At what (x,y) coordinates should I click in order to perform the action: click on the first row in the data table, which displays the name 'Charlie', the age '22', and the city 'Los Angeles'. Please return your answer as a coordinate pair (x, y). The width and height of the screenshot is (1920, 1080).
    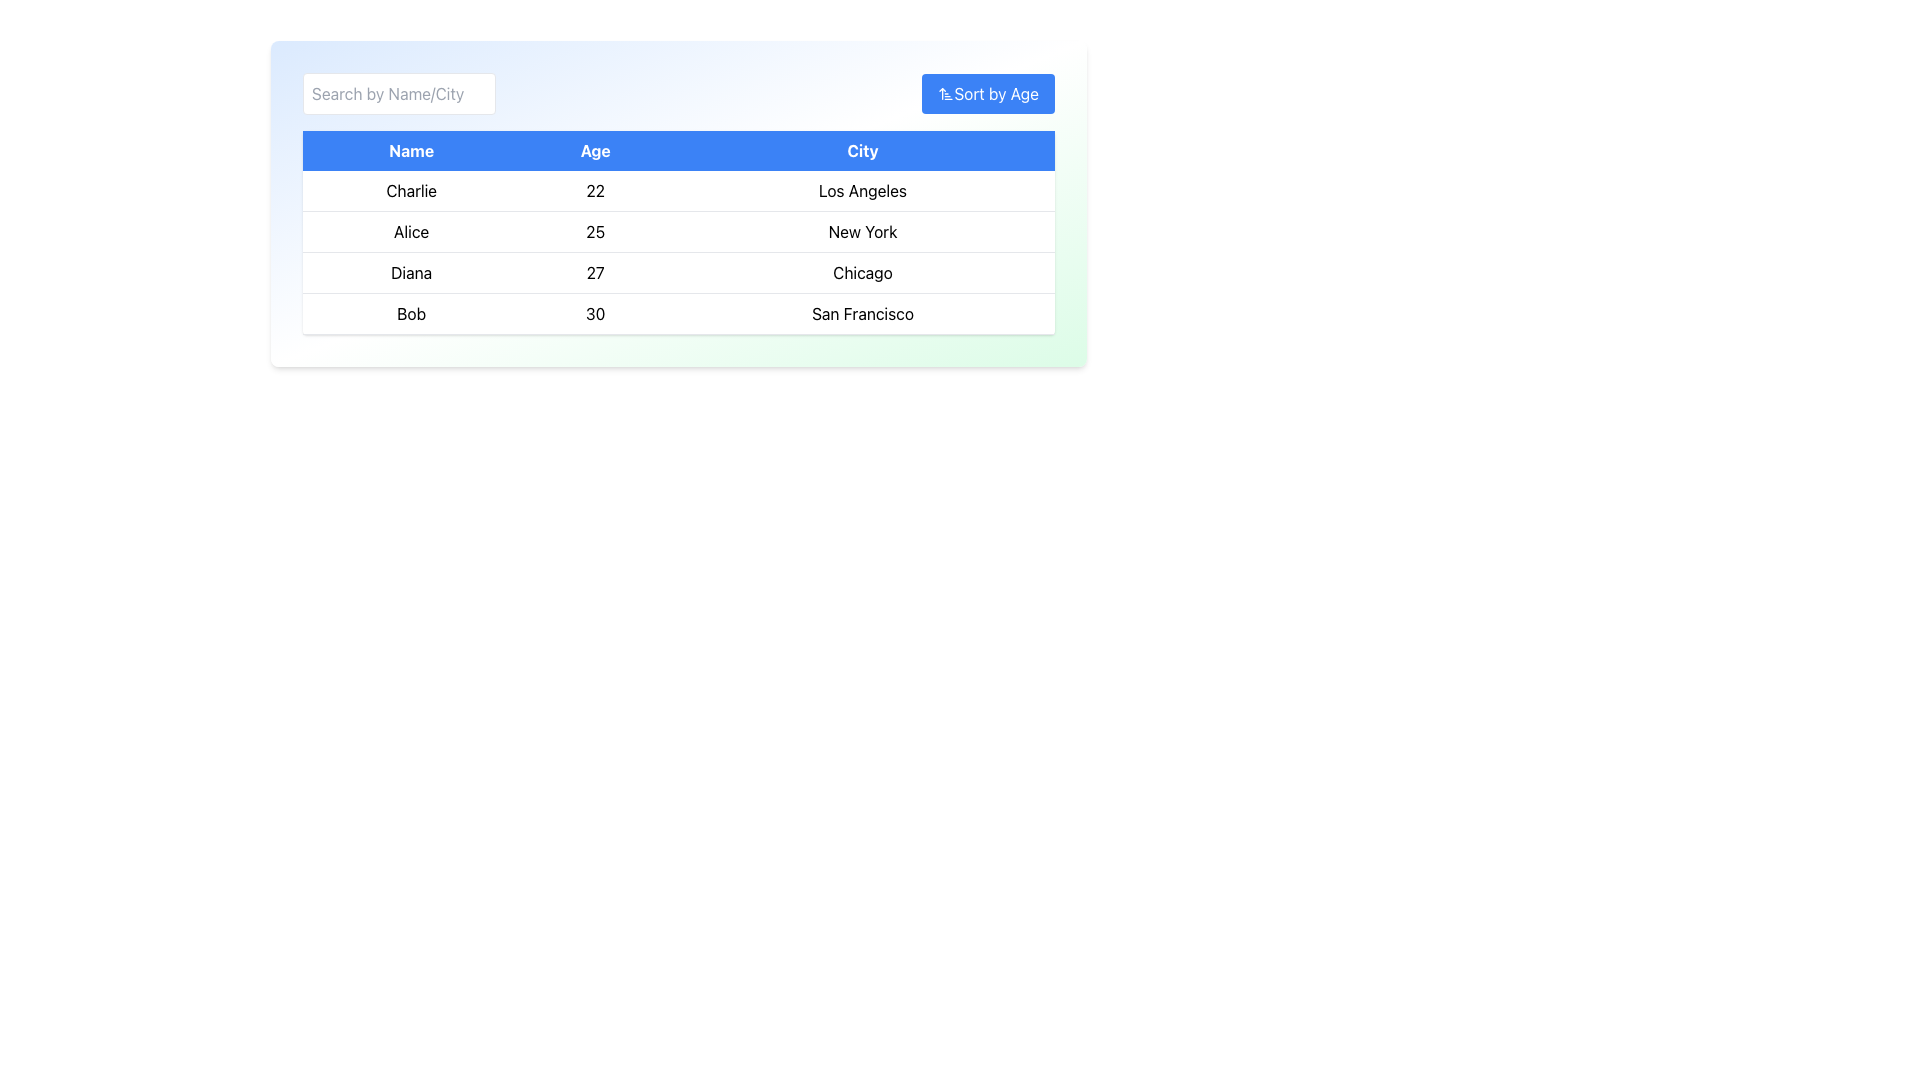
    Looking at the image, I should click on (678, 191).